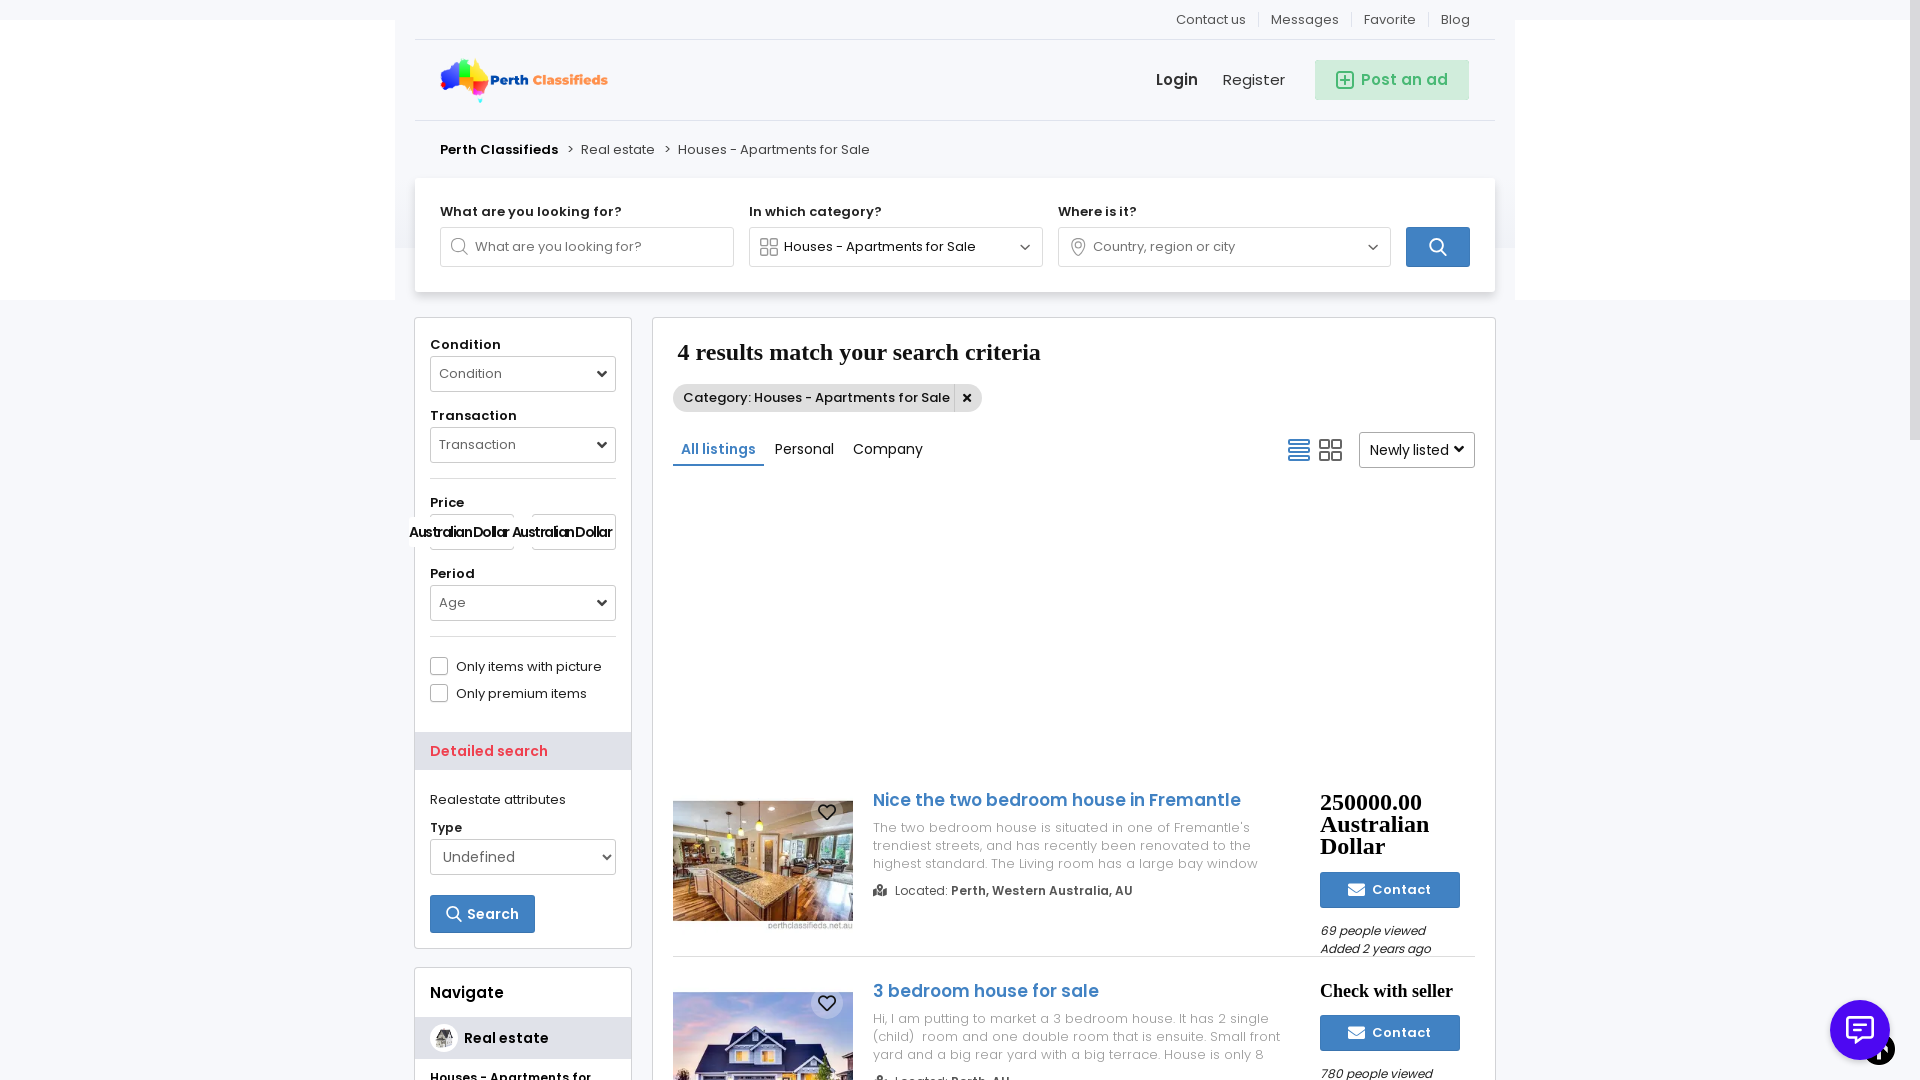 The width and height of the screenshot is (1920, 1080). I want to click on 'Category: Houses - Apartments for Sale', so click(827, 397).